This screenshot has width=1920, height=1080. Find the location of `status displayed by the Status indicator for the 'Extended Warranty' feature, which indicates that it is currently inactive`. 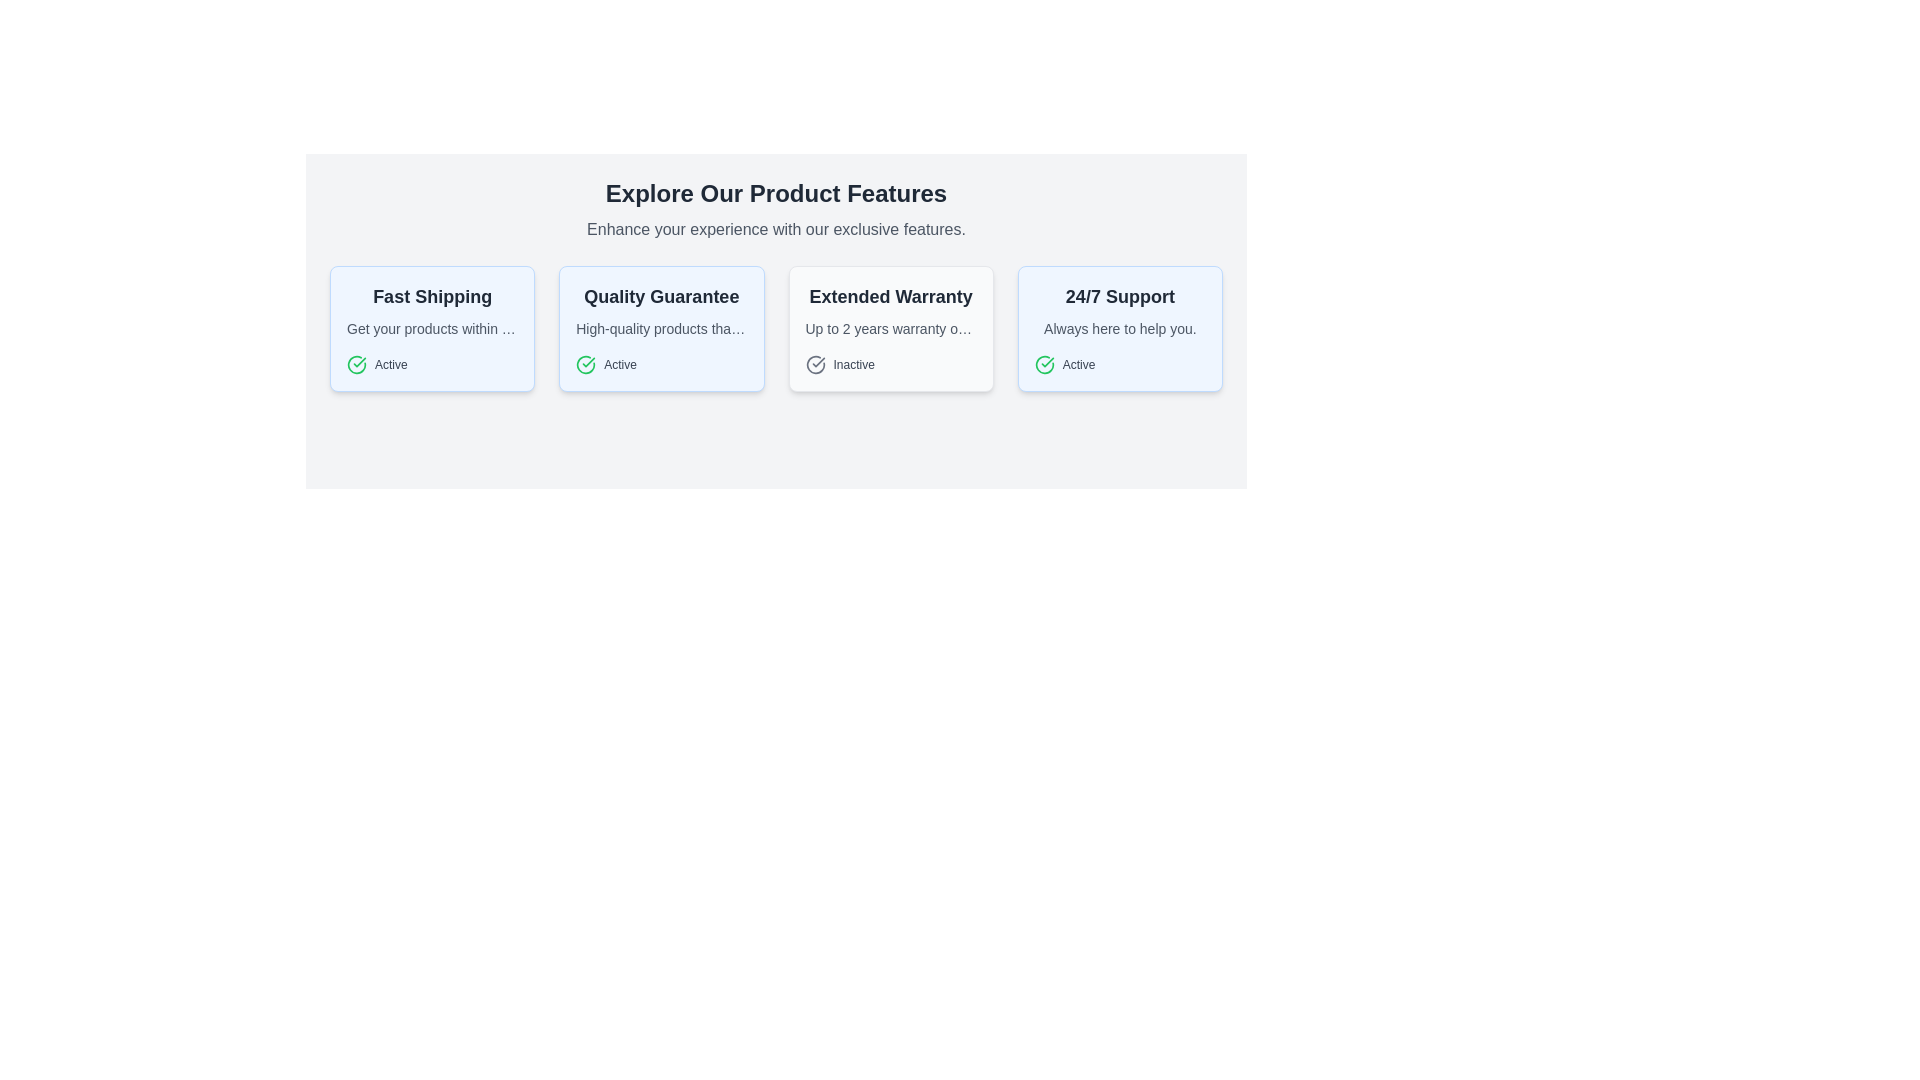

status displayed by the Status indicator for the 'Extended Warranty' feature, which indicates that it is currently inactive is located at coordinates (890, 365).